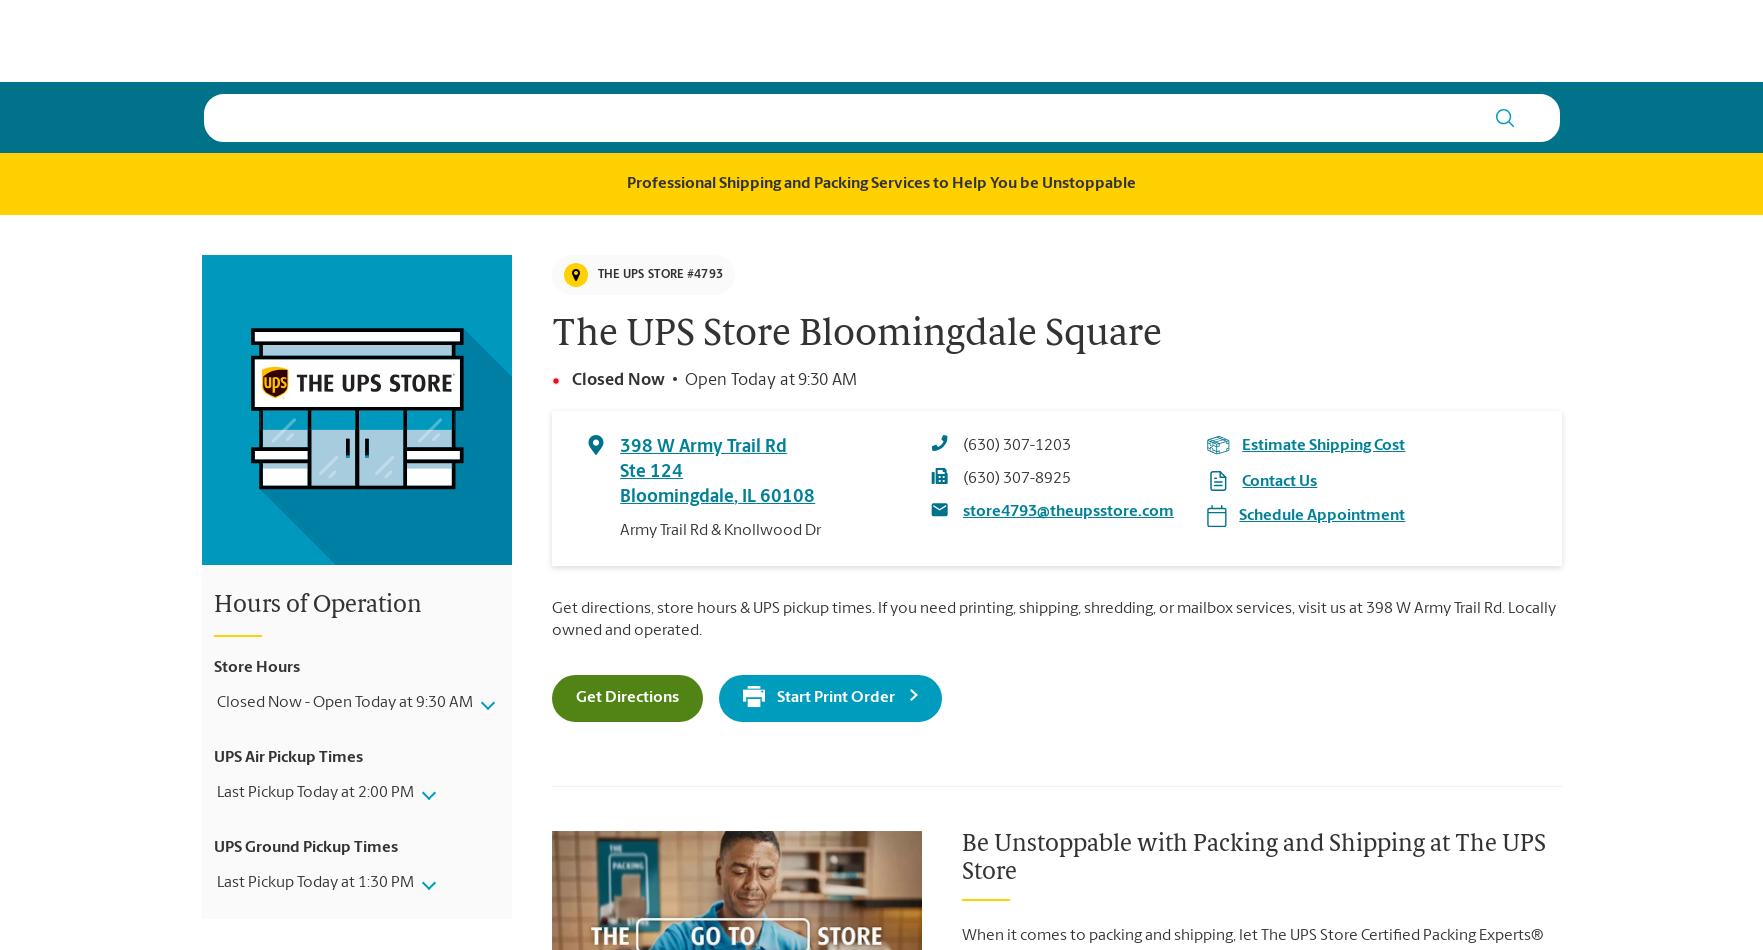 The width and height of the screenshot is (1763, 950). I want to click on 'Es', so click(1540, 39).